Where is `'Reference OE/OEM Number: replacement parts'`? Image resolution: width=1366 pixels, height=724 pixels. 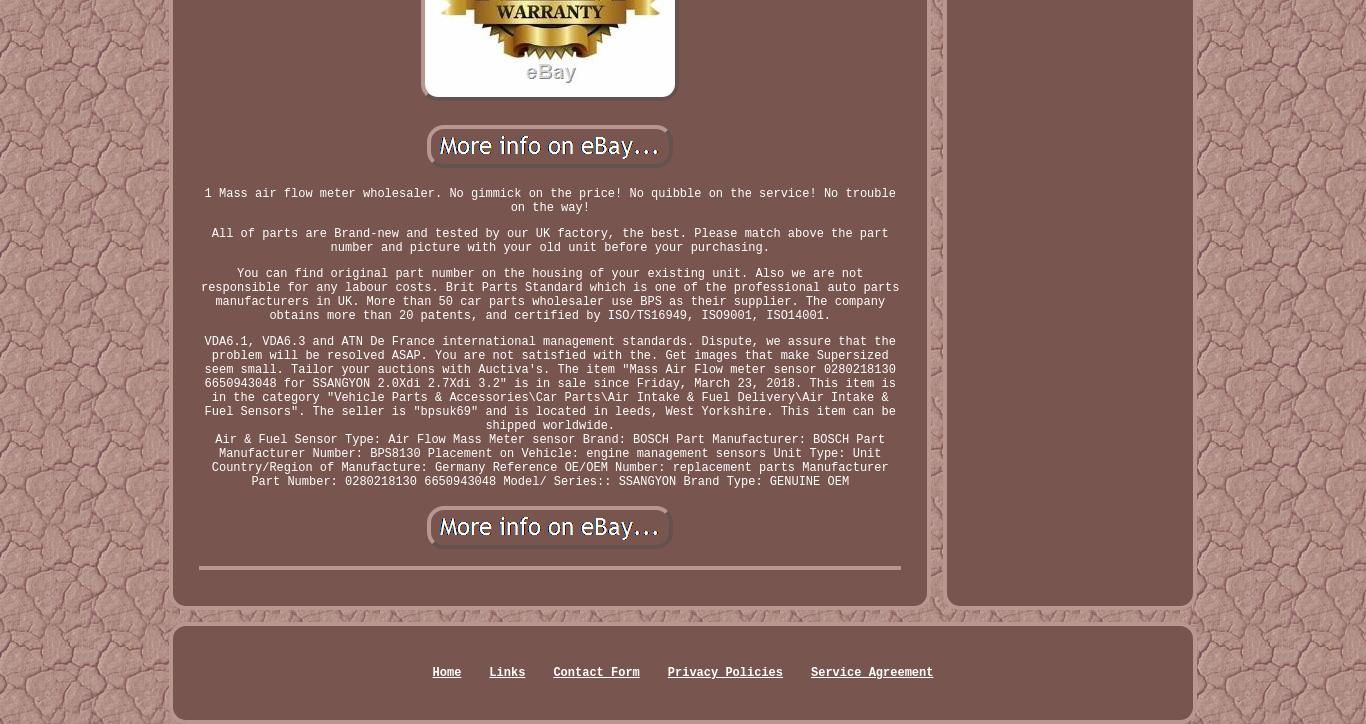 'Reference OE/OEM Number: replacement parts' is located at coordinates (642, 466).